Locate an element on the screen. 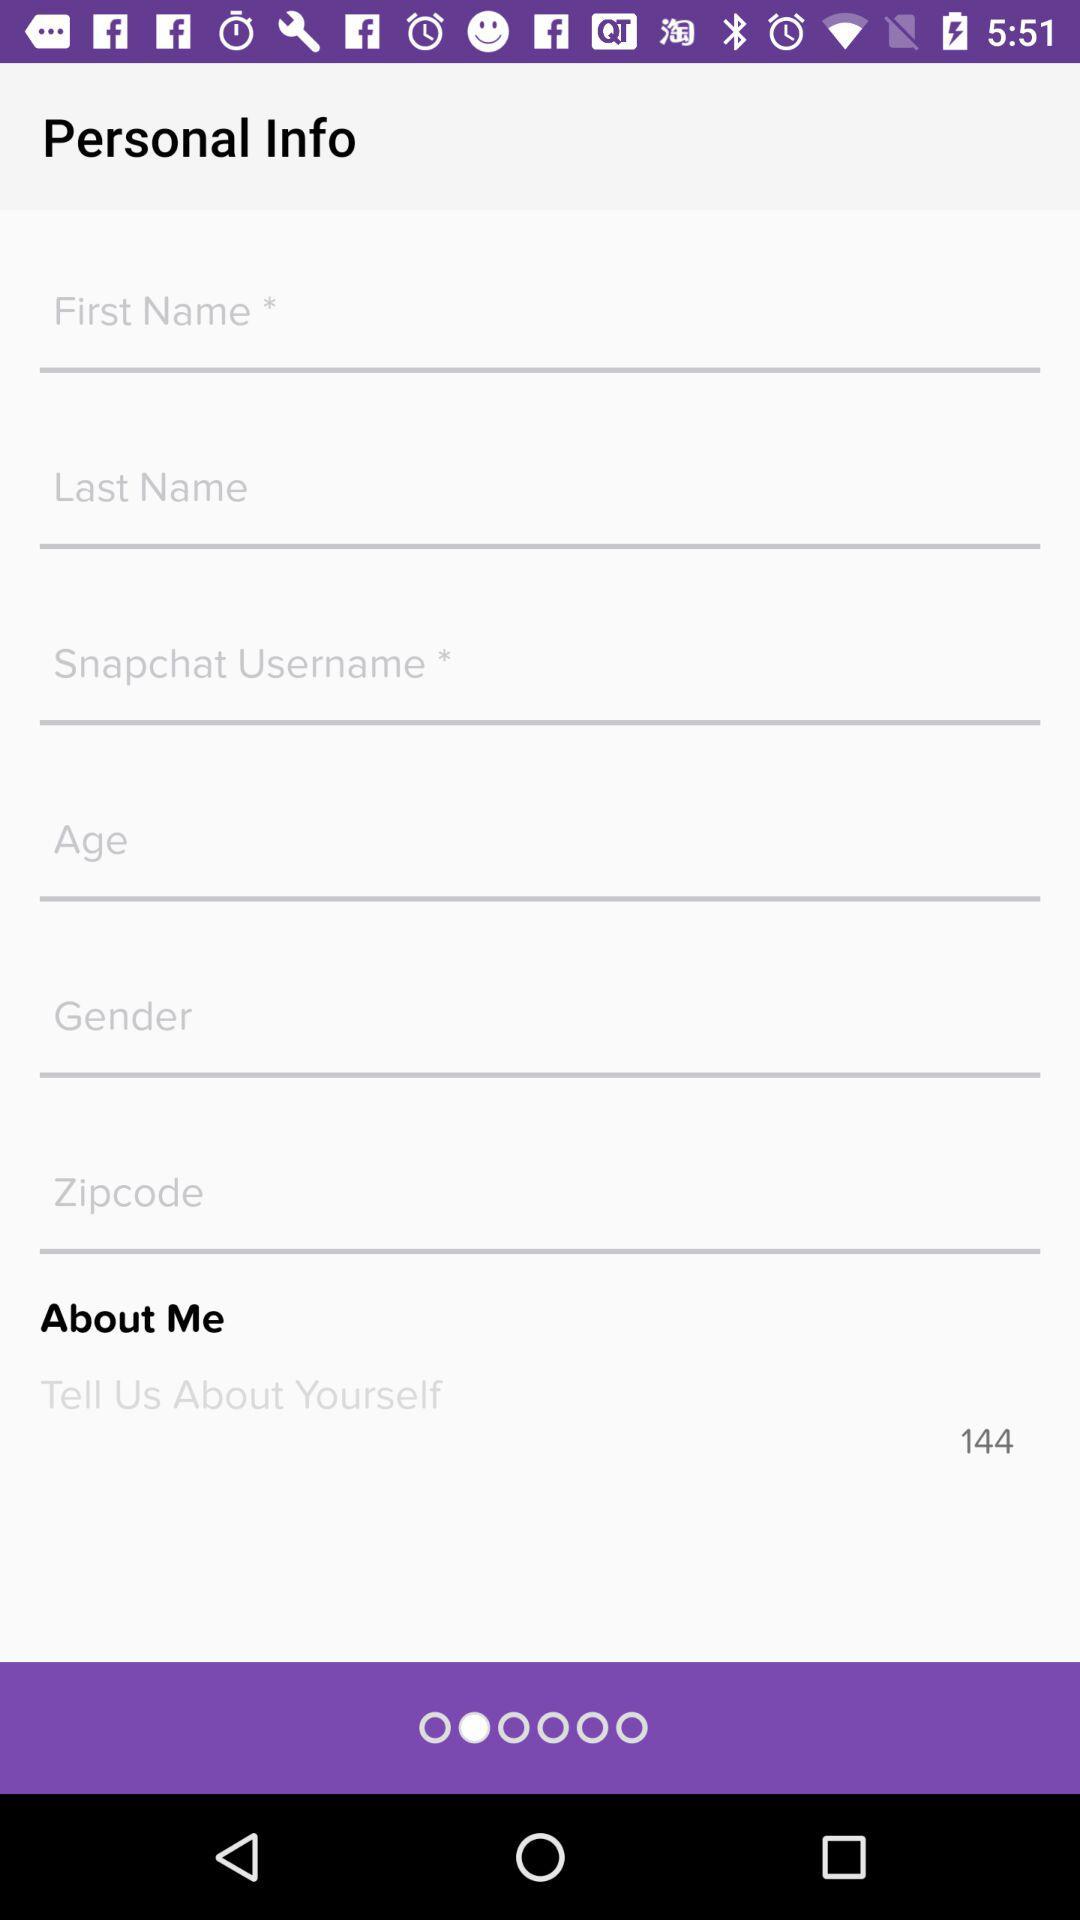  item below the about me icon is located at coordinates (540, 1394).